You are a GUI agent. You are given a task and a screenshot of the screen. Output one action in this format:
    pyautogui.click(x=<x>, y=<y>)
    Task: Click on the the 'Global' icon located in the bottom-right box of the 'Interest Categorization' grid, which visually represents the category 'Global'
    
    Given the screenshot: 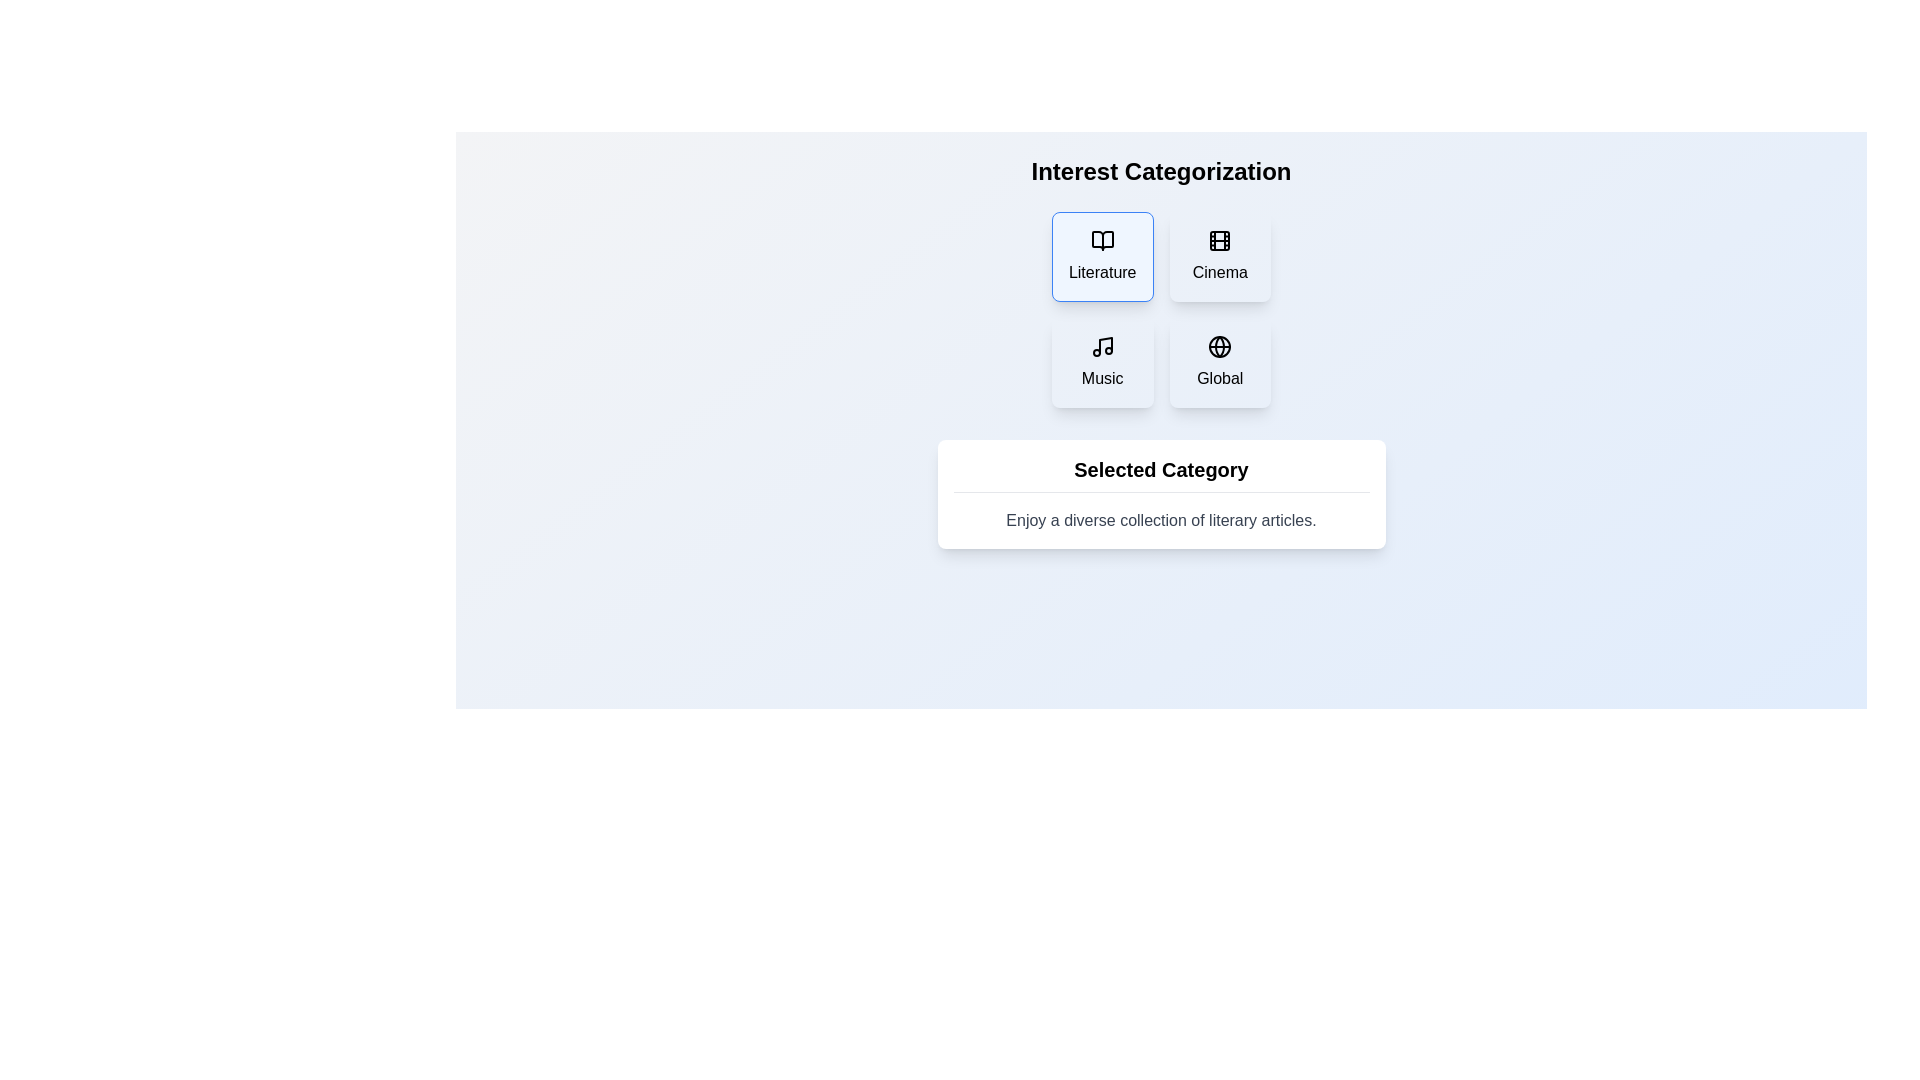 What is the action you would take?
    pyautogui.click(x=1219, y=346)
    